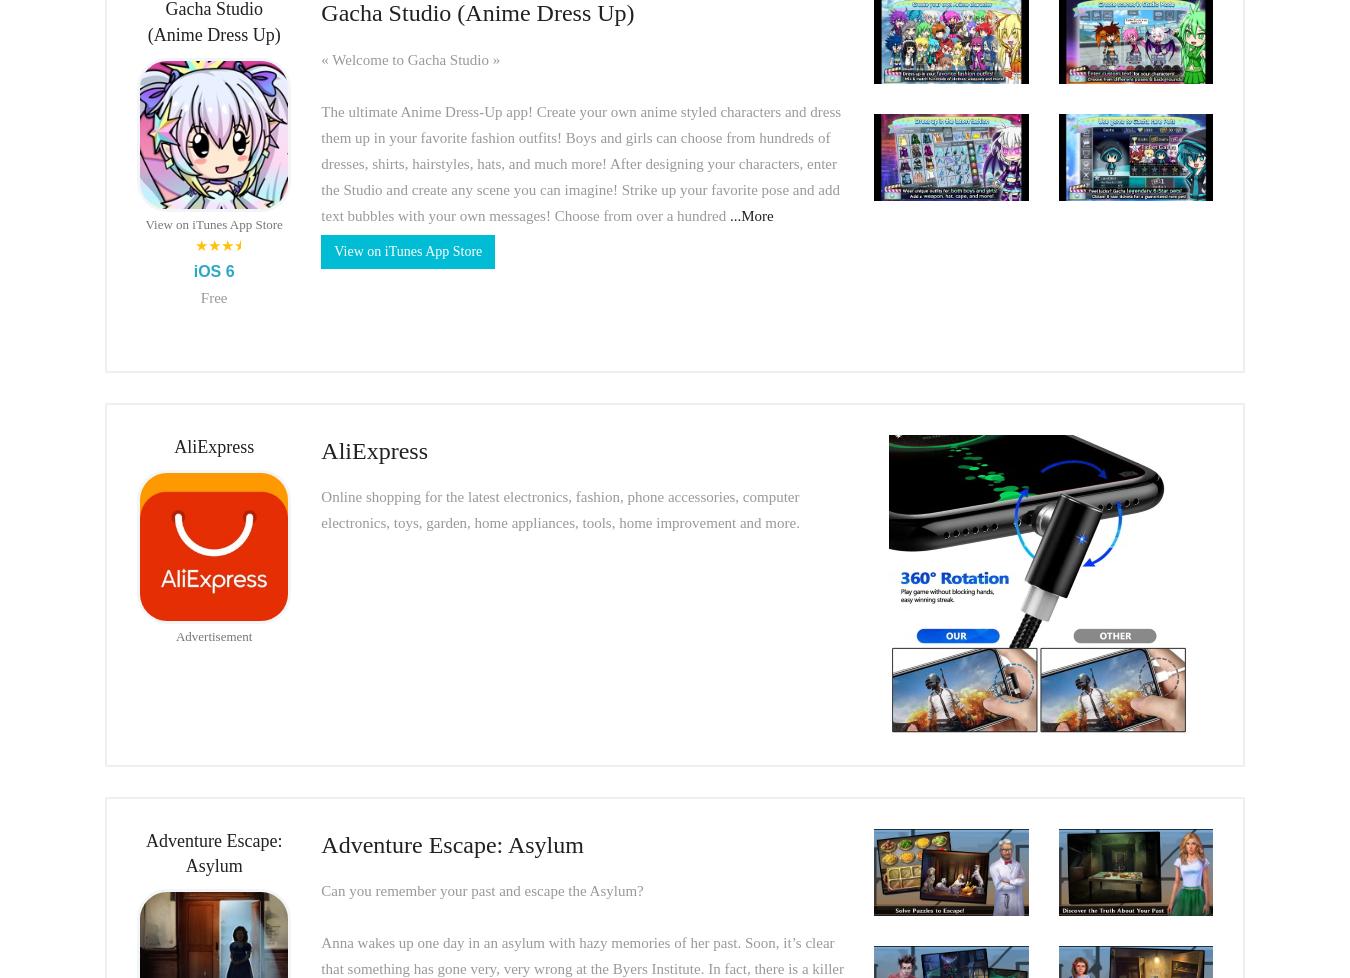 The width and height of the screenshot is (1350, 978). What do you see at coordinates (213, 636) in the screenshot?
I see `'Advertisement'` at bounding box center [213, 636].